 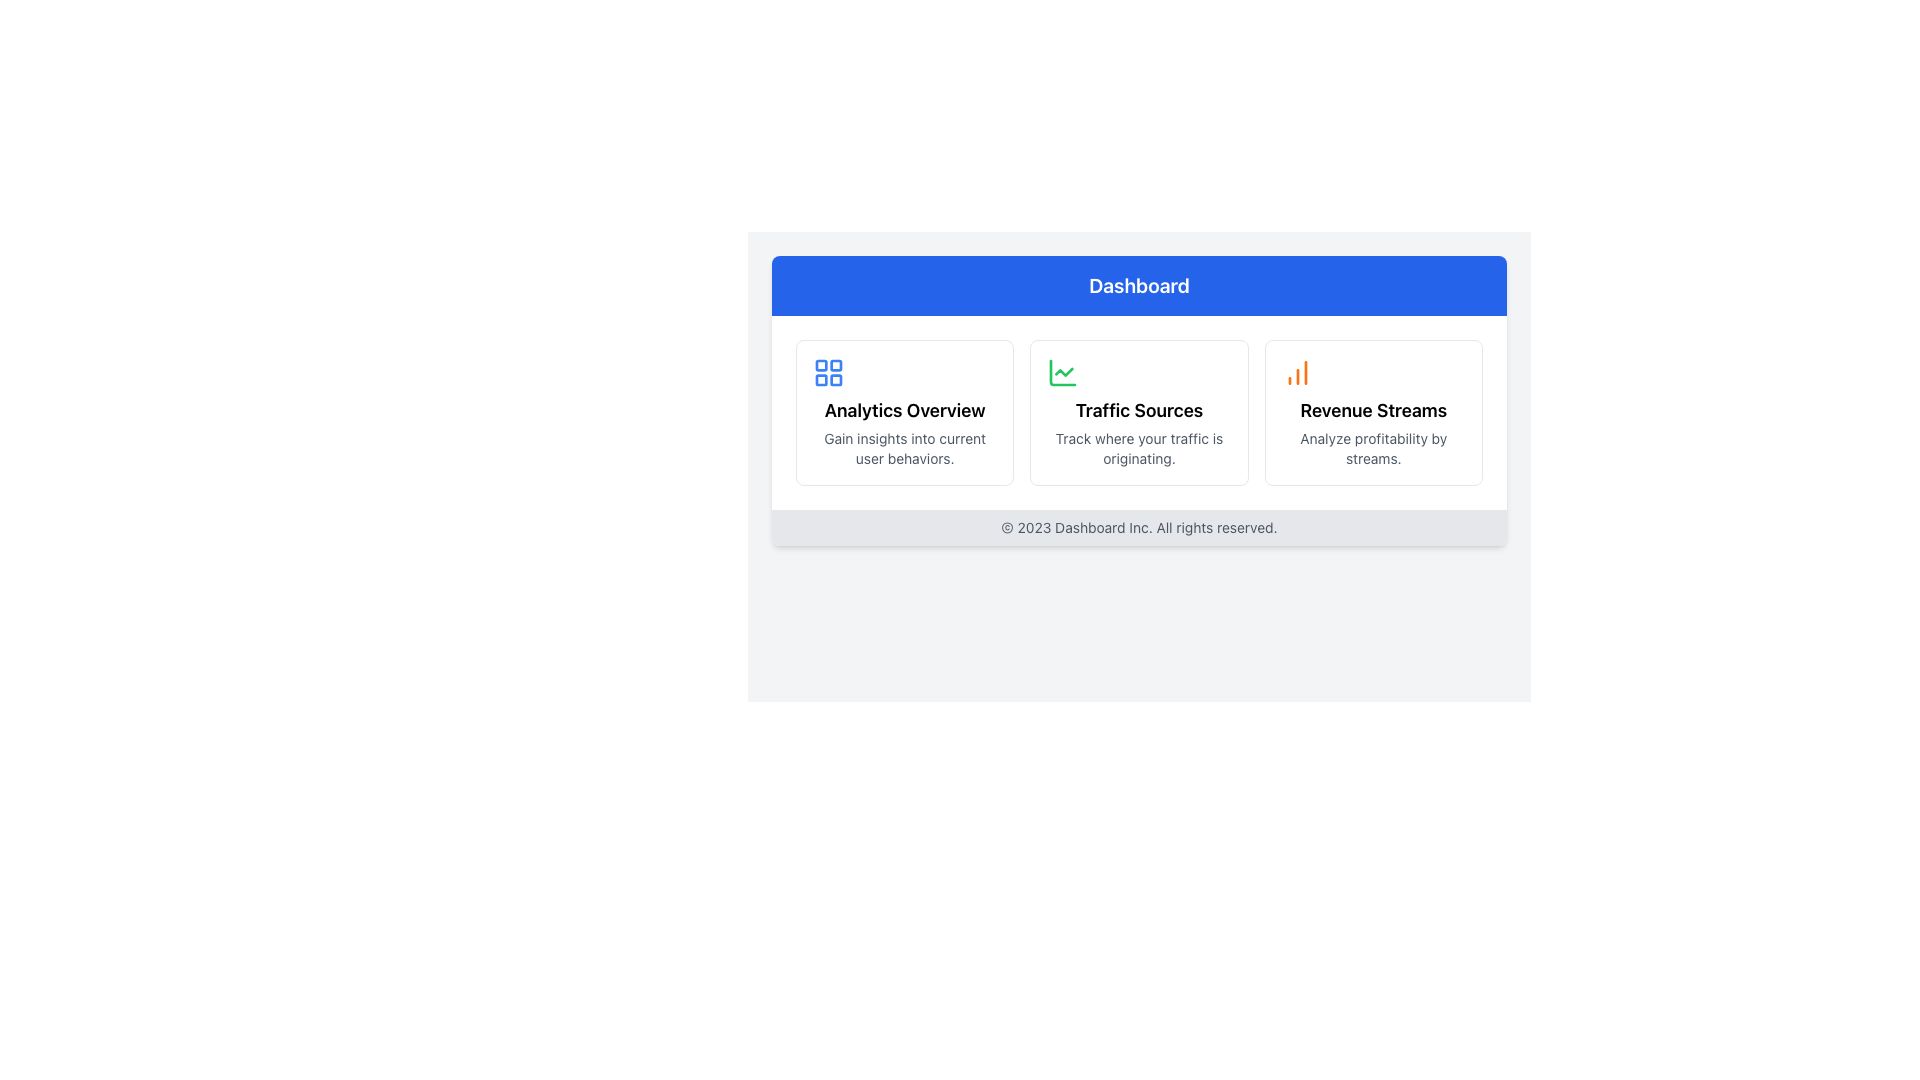 I want to click on the Banner element, which serves as the header for the section containing 'Analytics Overview', 'Traffic Sources', and 'Revenue Streams', so click(x=1139, y=285).